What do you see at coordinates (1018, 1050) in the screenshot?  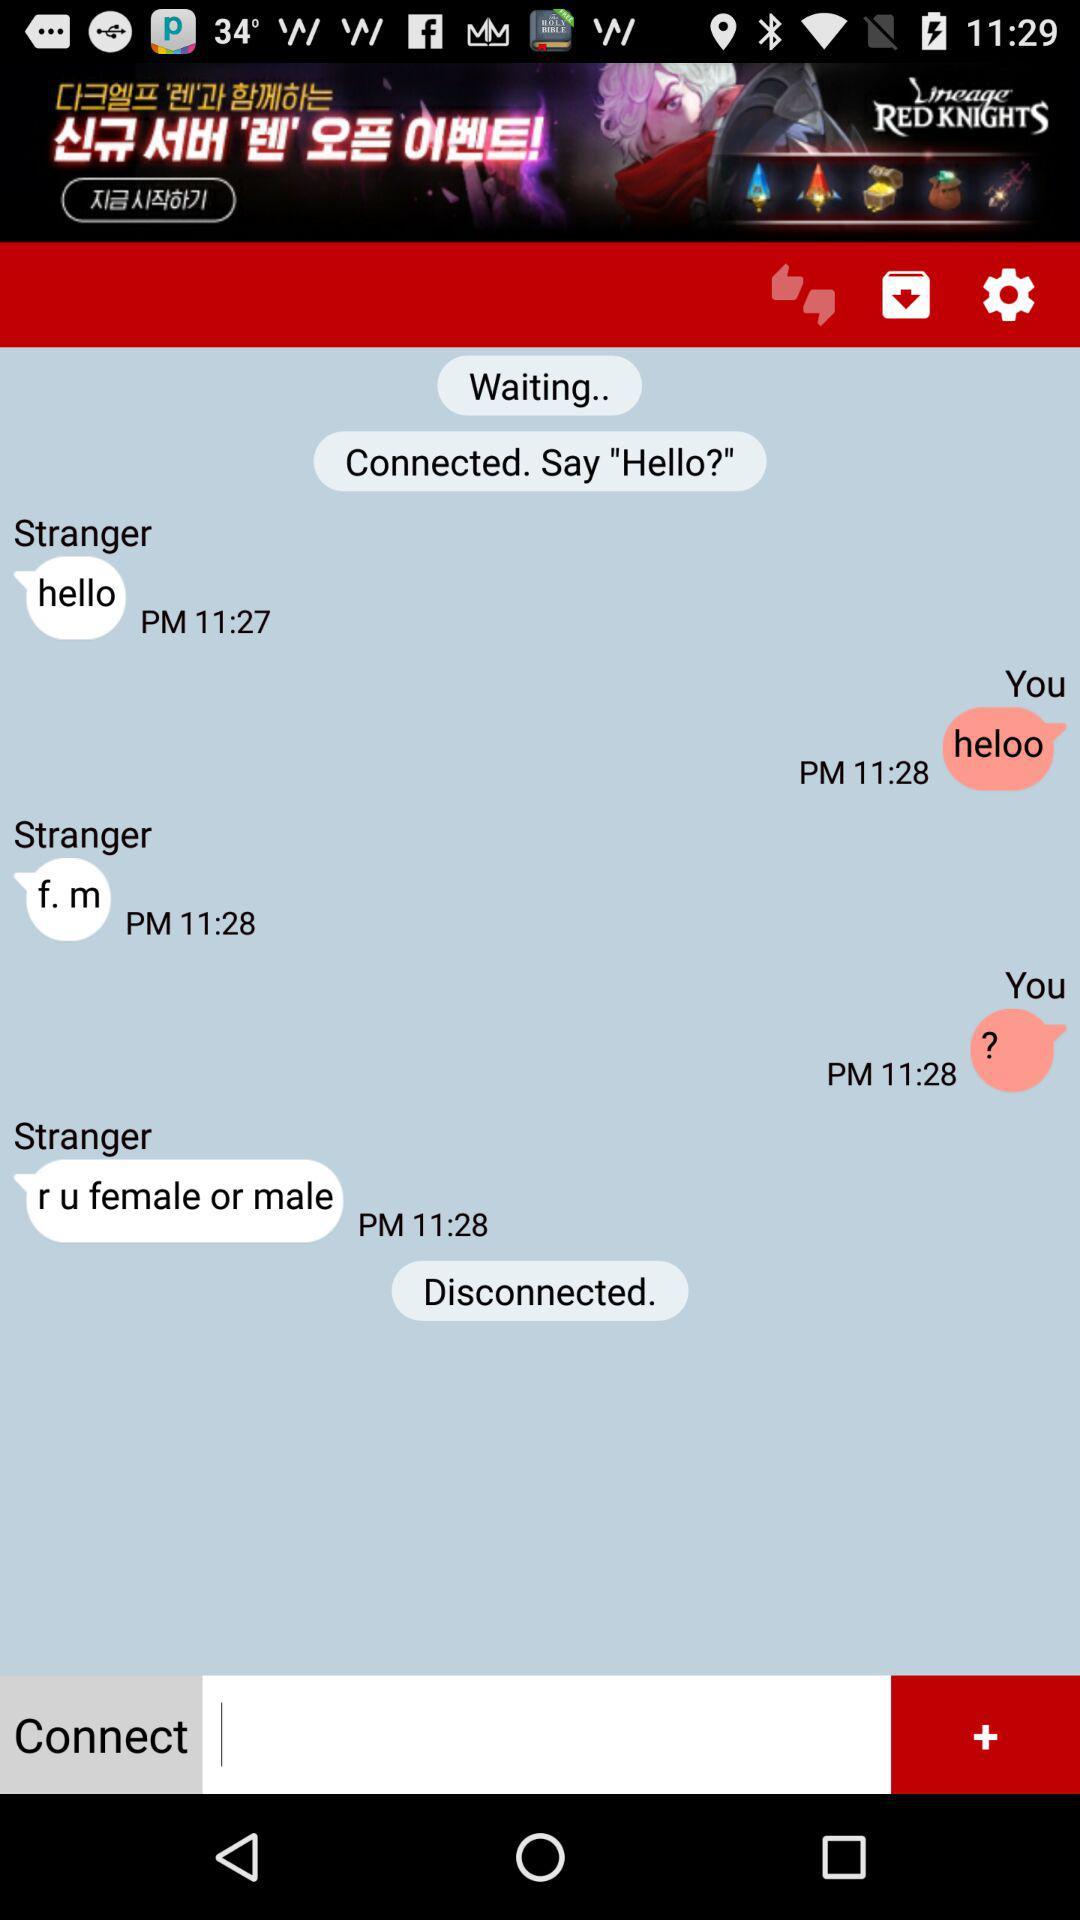 I see `the icon to the right of pm 11:28 item` at bounding box center [1018, 1050].